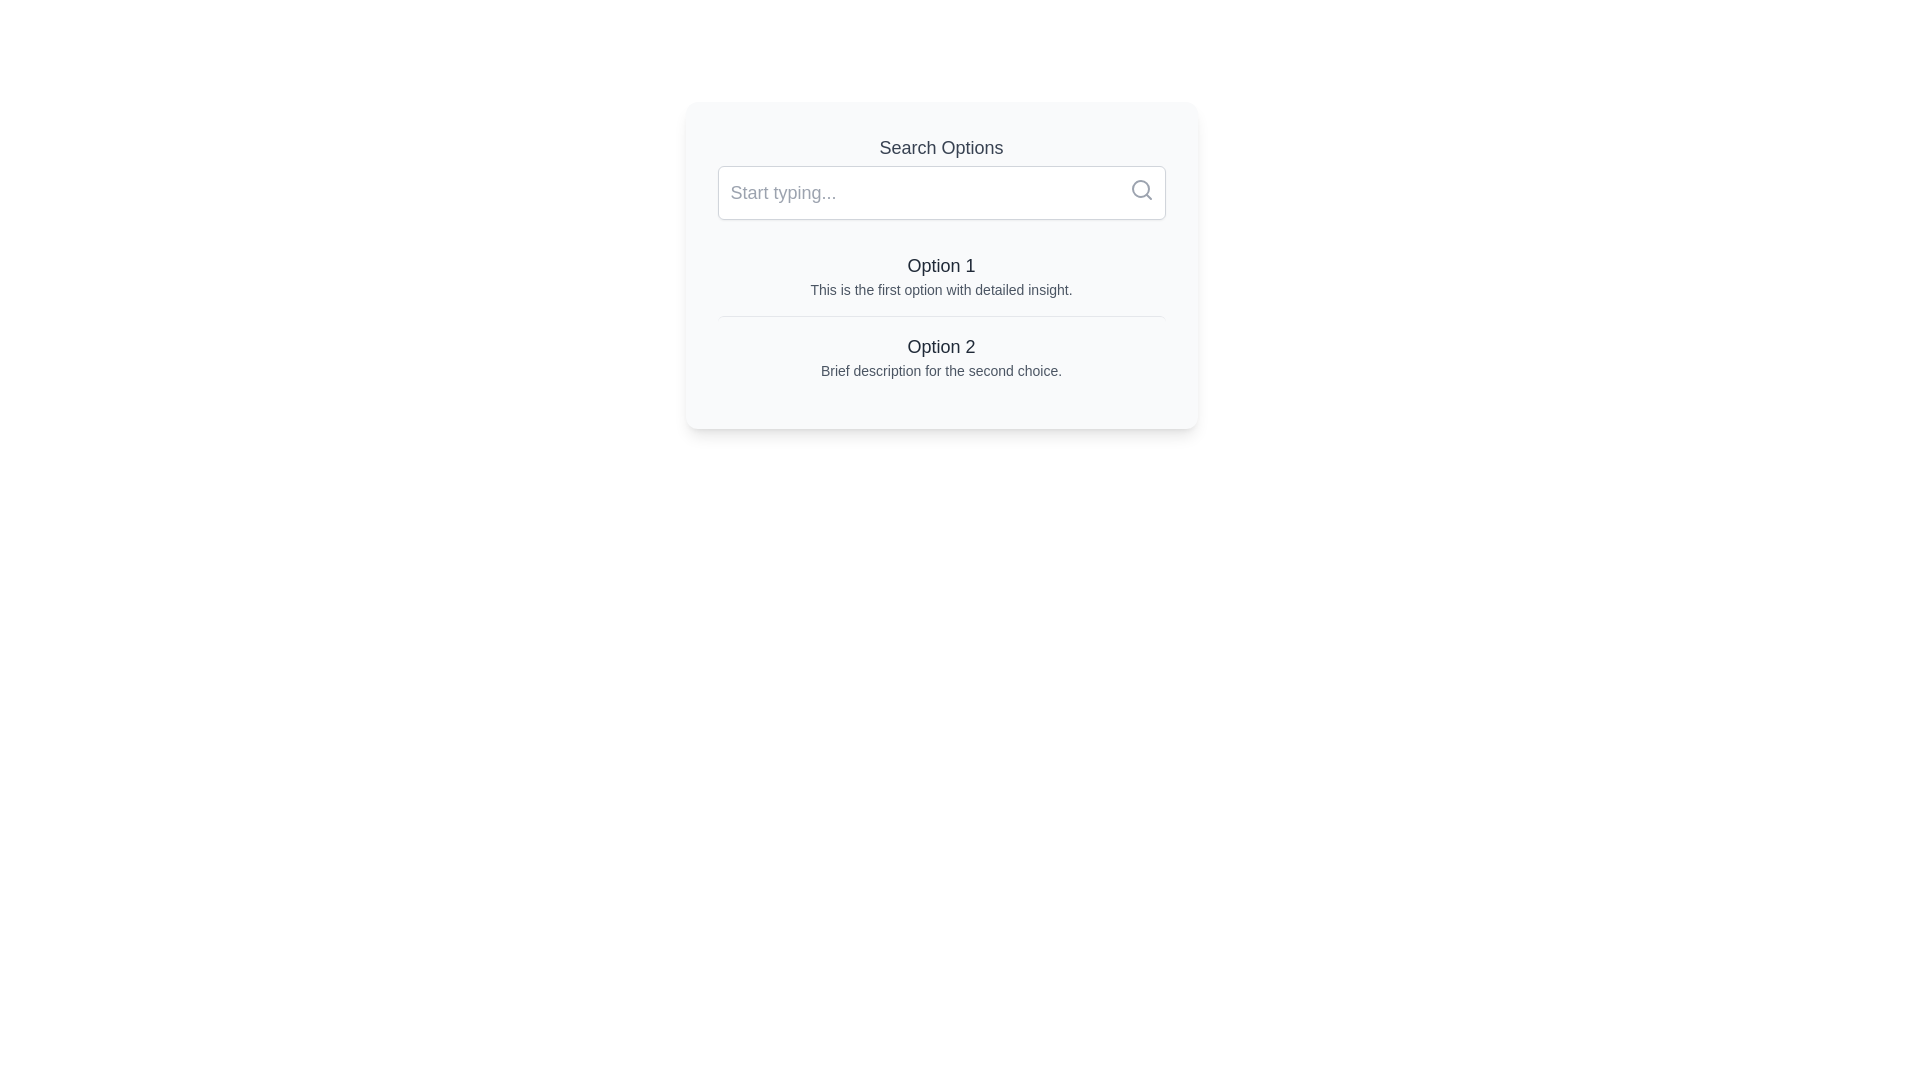 This screenshot has height=1080, width=1920. I want to click on the input field of the Search Bar labeled 'Search Options' to activate text entry, so click(940, 176).